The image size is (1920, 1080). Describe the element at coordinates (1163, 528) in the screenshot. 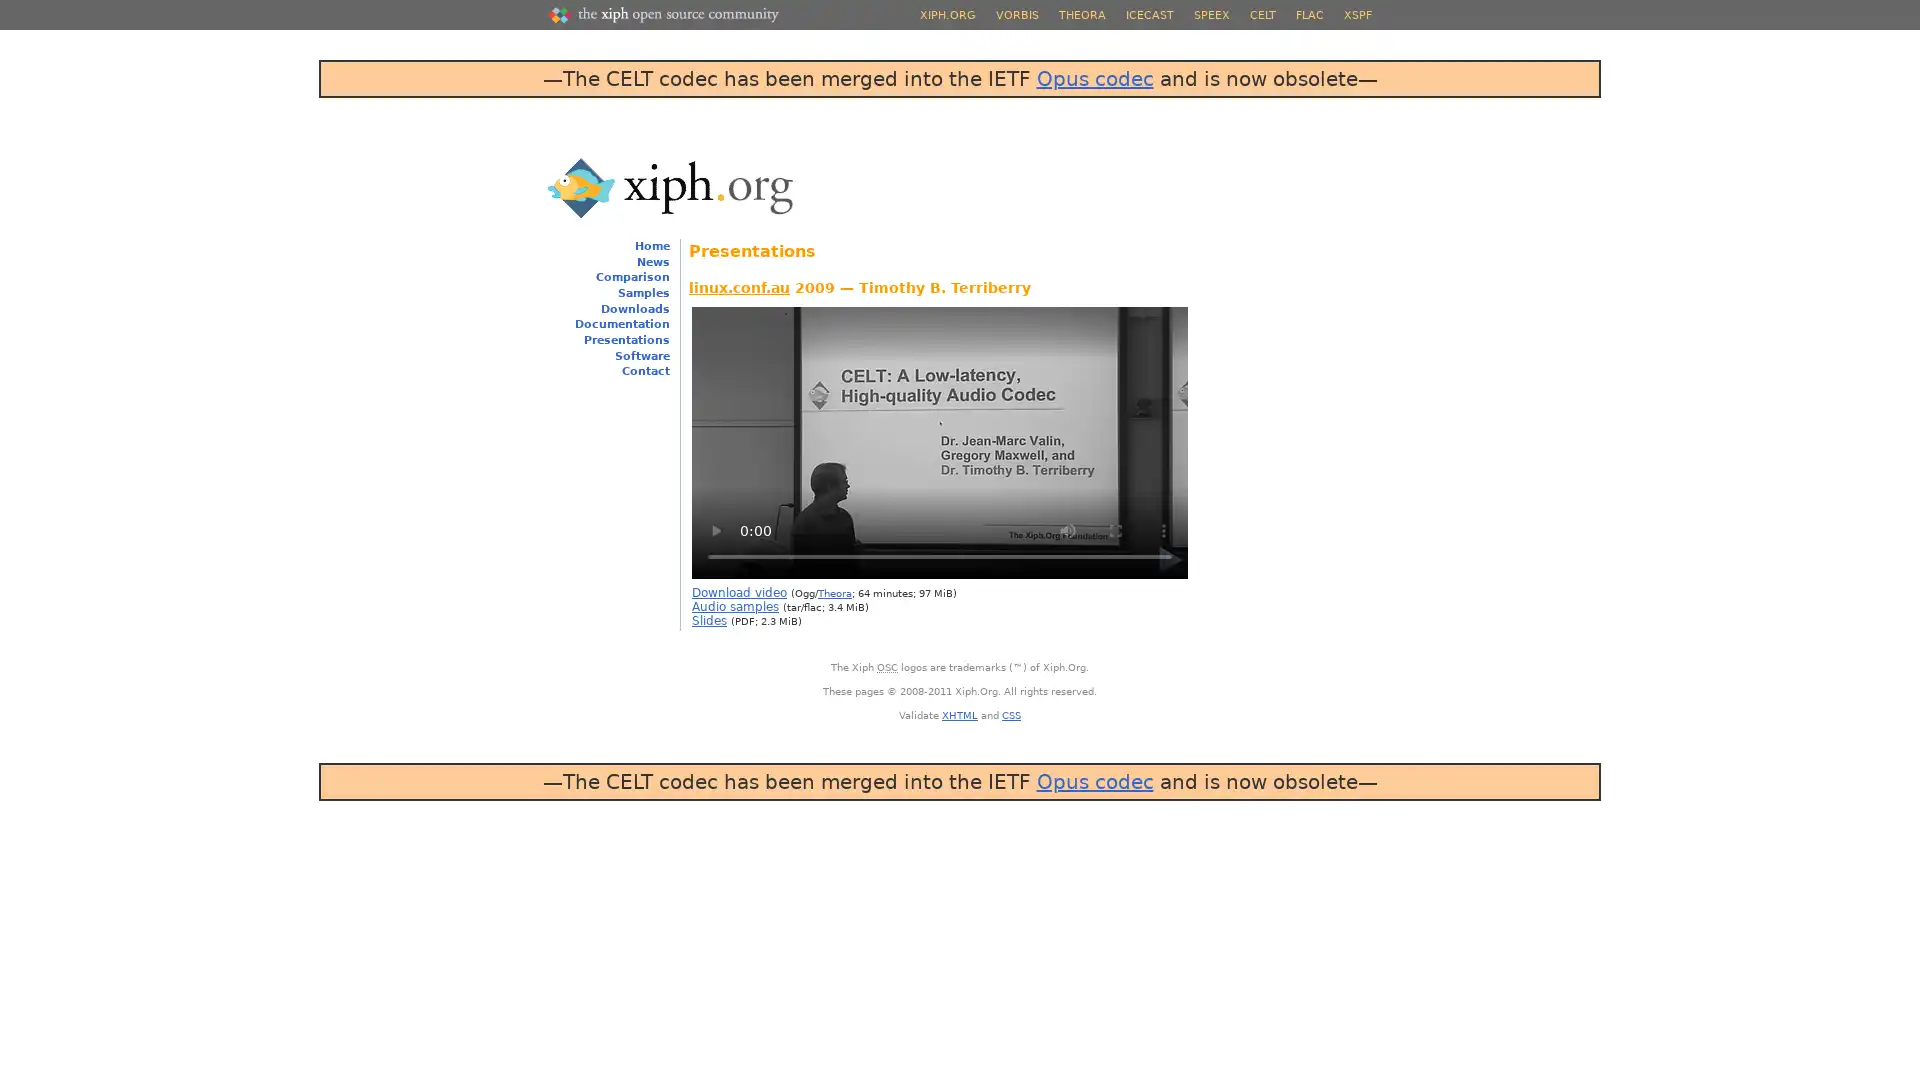

I see `show more media controls` at that location.